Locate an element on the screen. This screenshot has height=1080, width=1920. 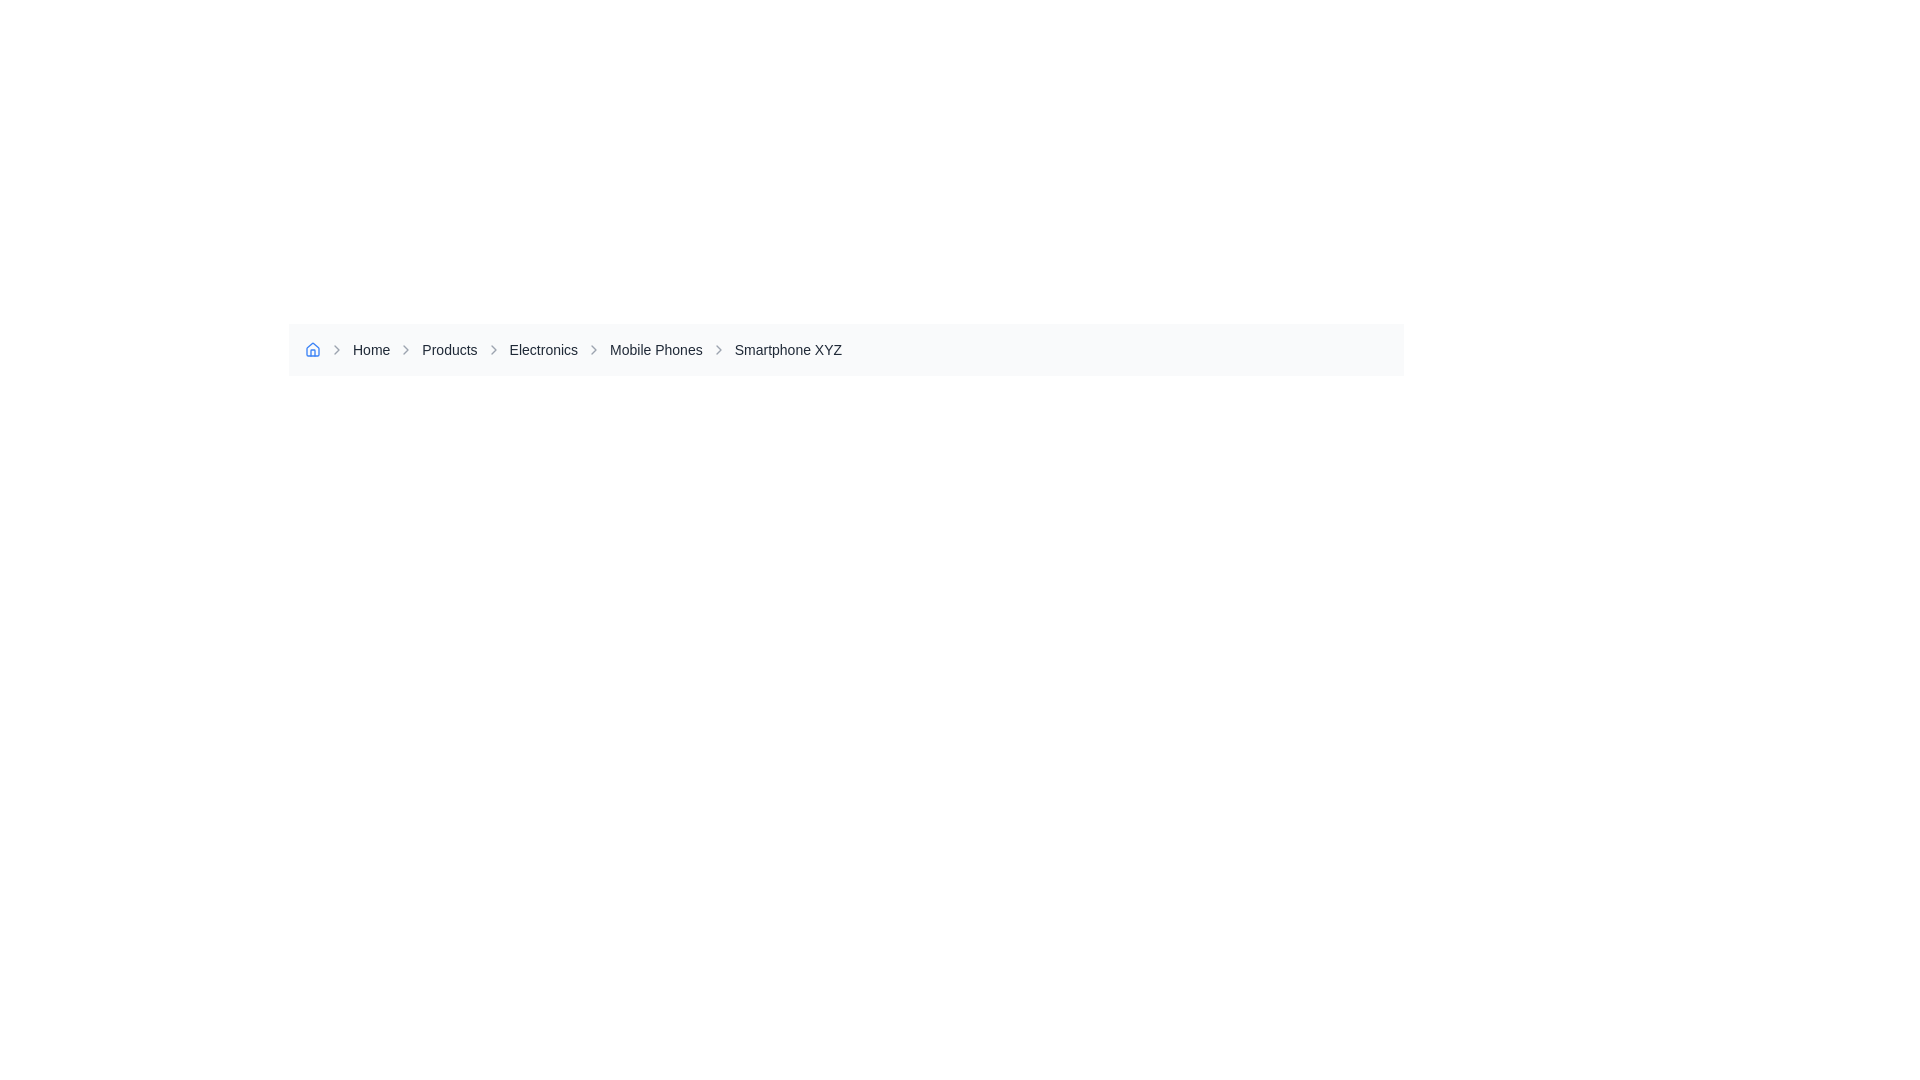
the 'Electronics' link in the breadcrumb navigation is located at coordinates (531, 349).